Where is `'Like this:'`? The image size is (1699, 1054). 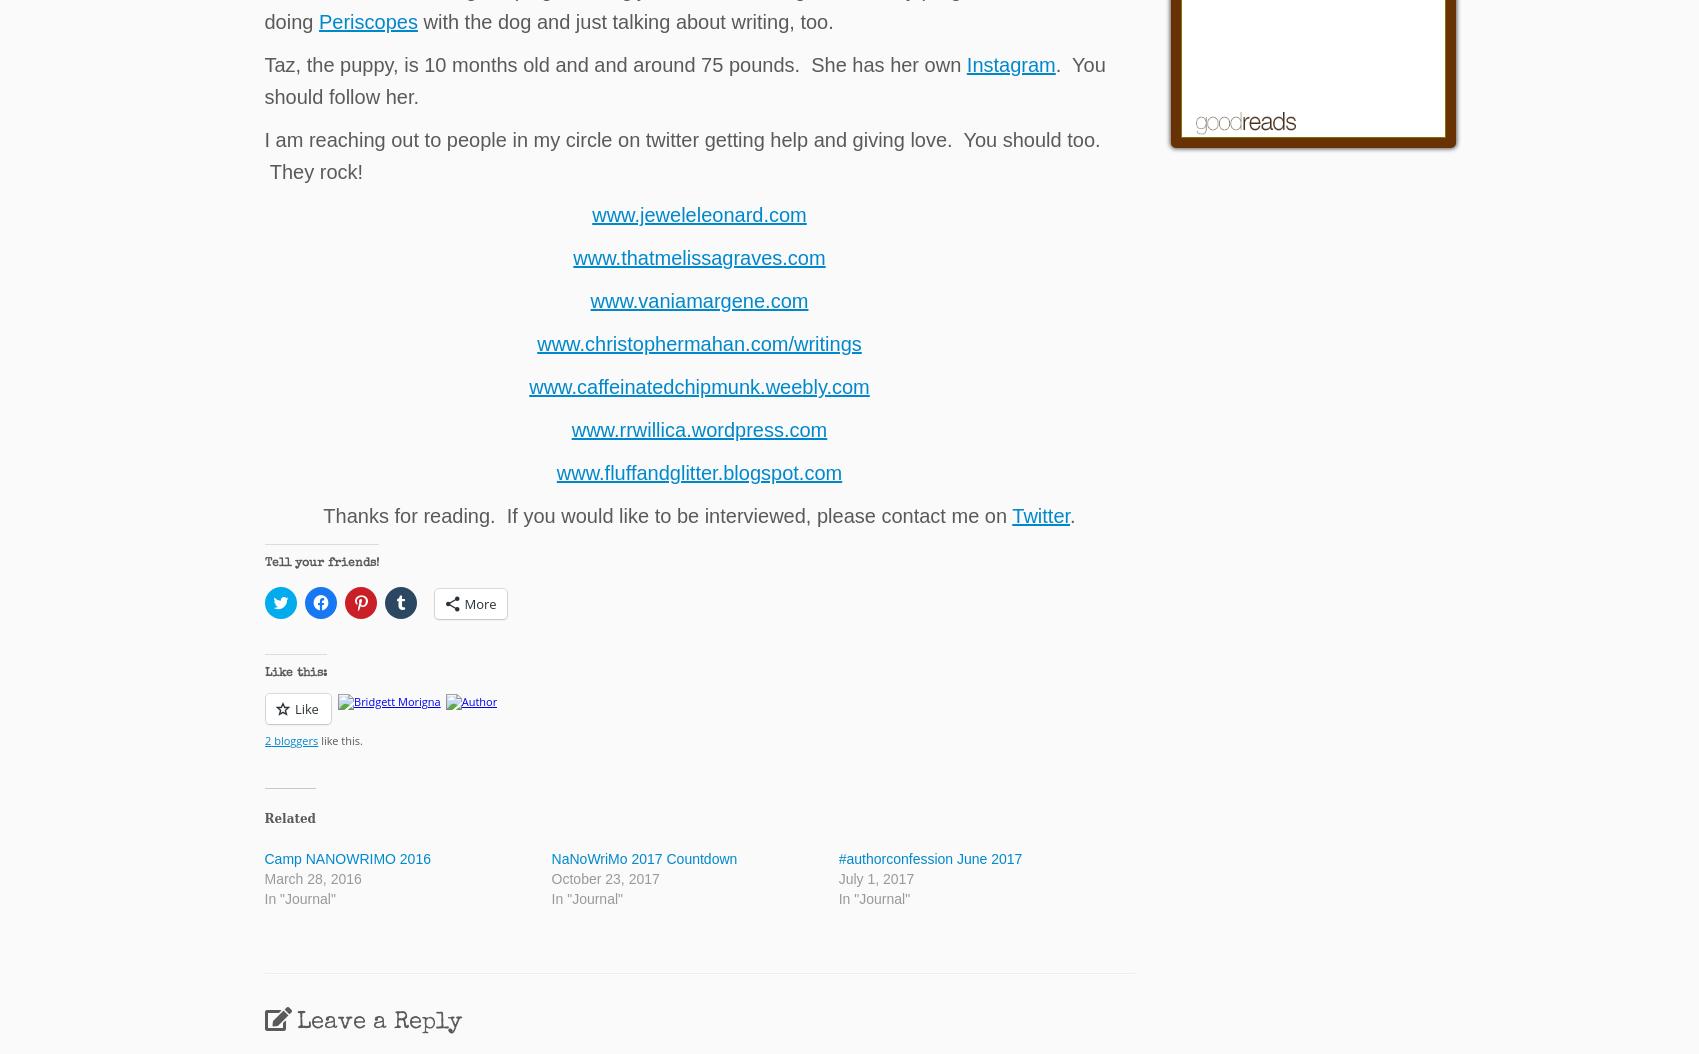 'Like this:' is located at coordinates (293, 672).